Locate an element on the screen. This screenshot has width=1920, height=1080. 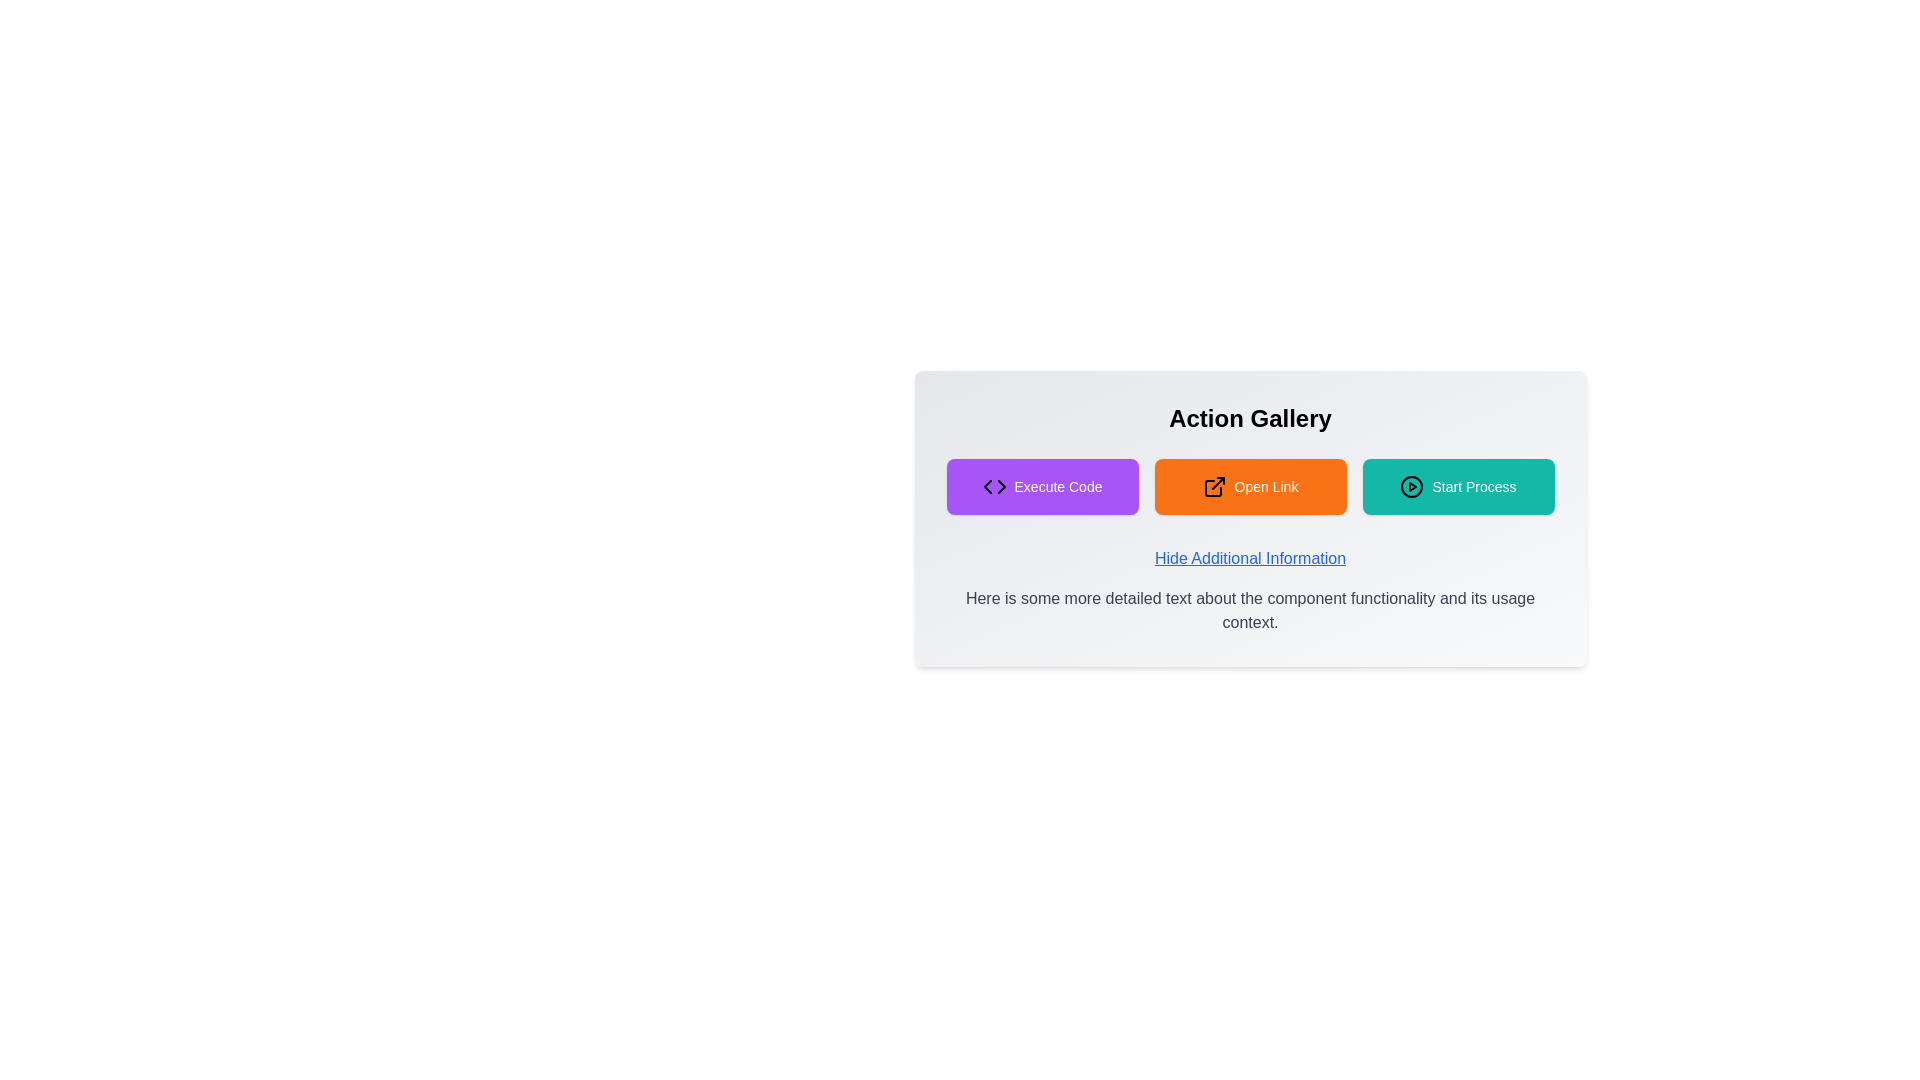
code of the left-pointing chevron SVG icon nested within the 'Execute Code' button is located at coordinates (987, 486).